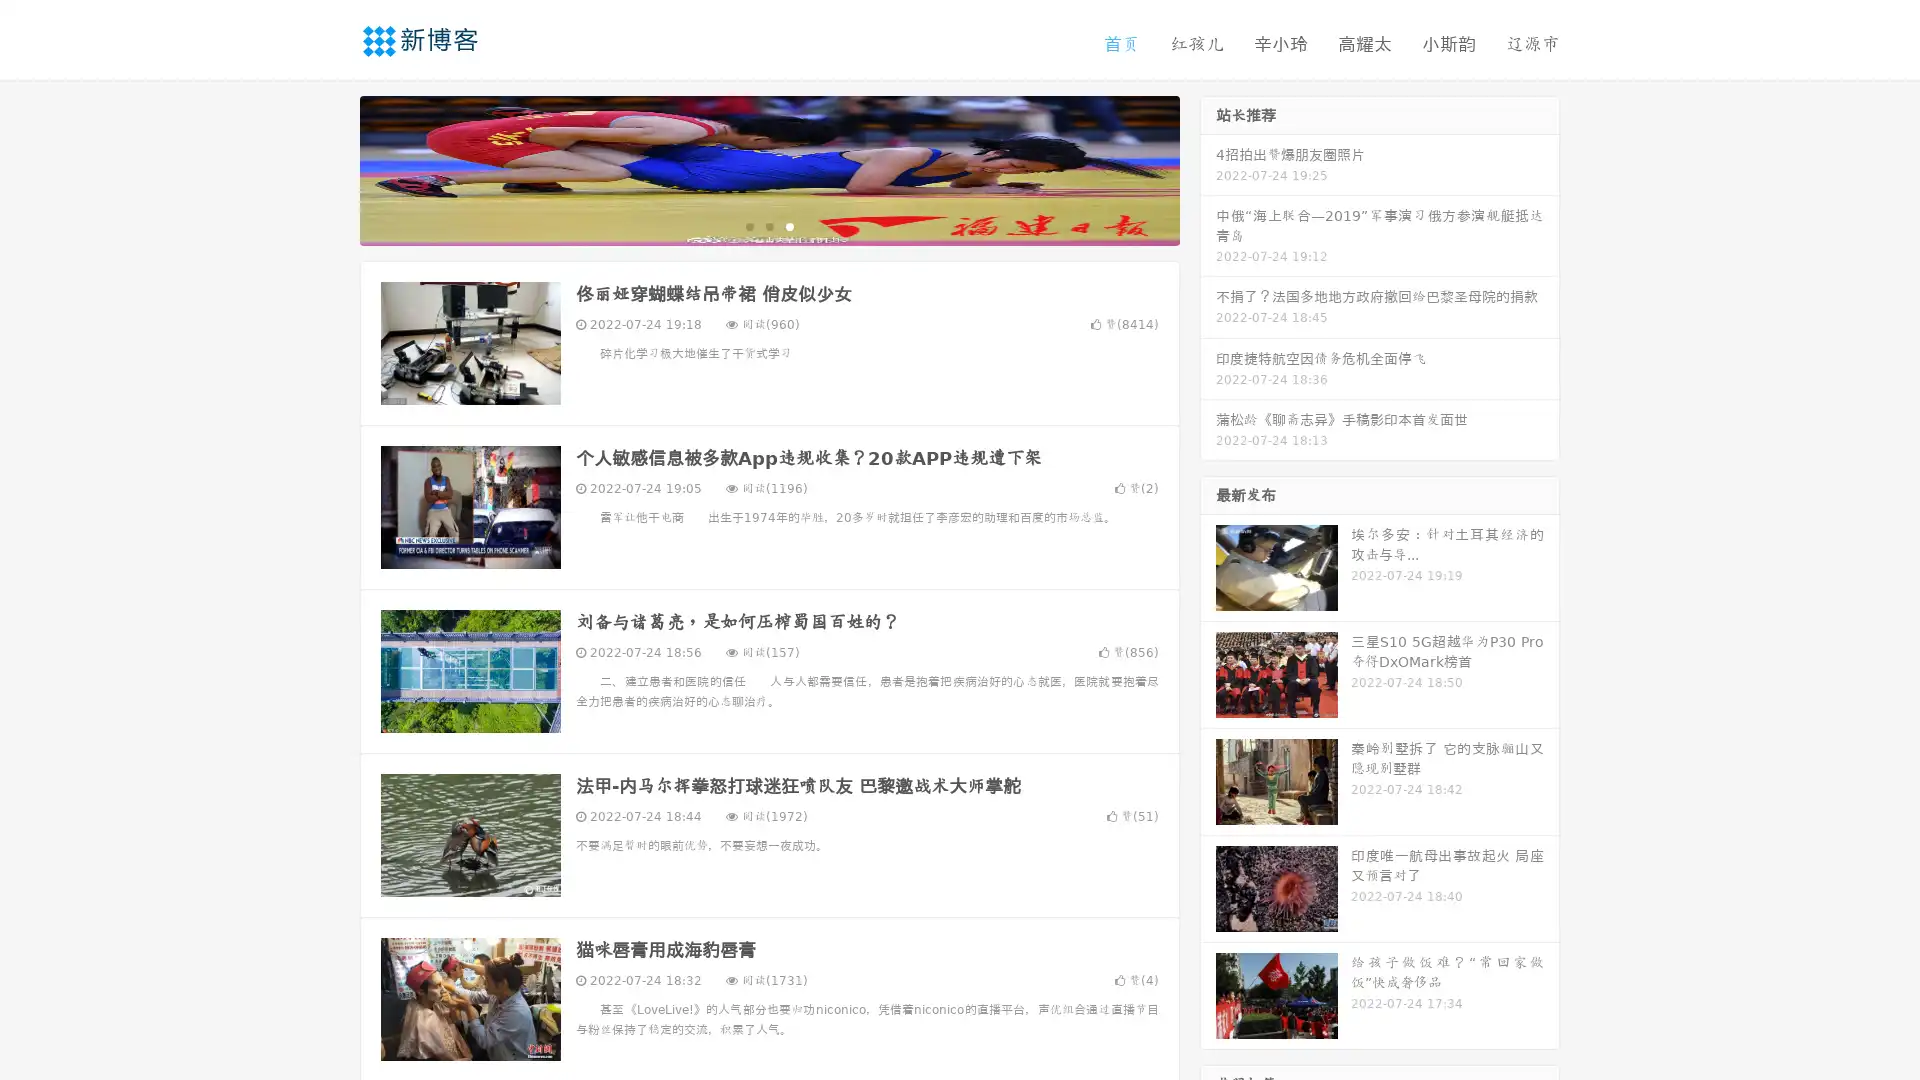  I want to click on Go to slide 2, so click(768, 225).